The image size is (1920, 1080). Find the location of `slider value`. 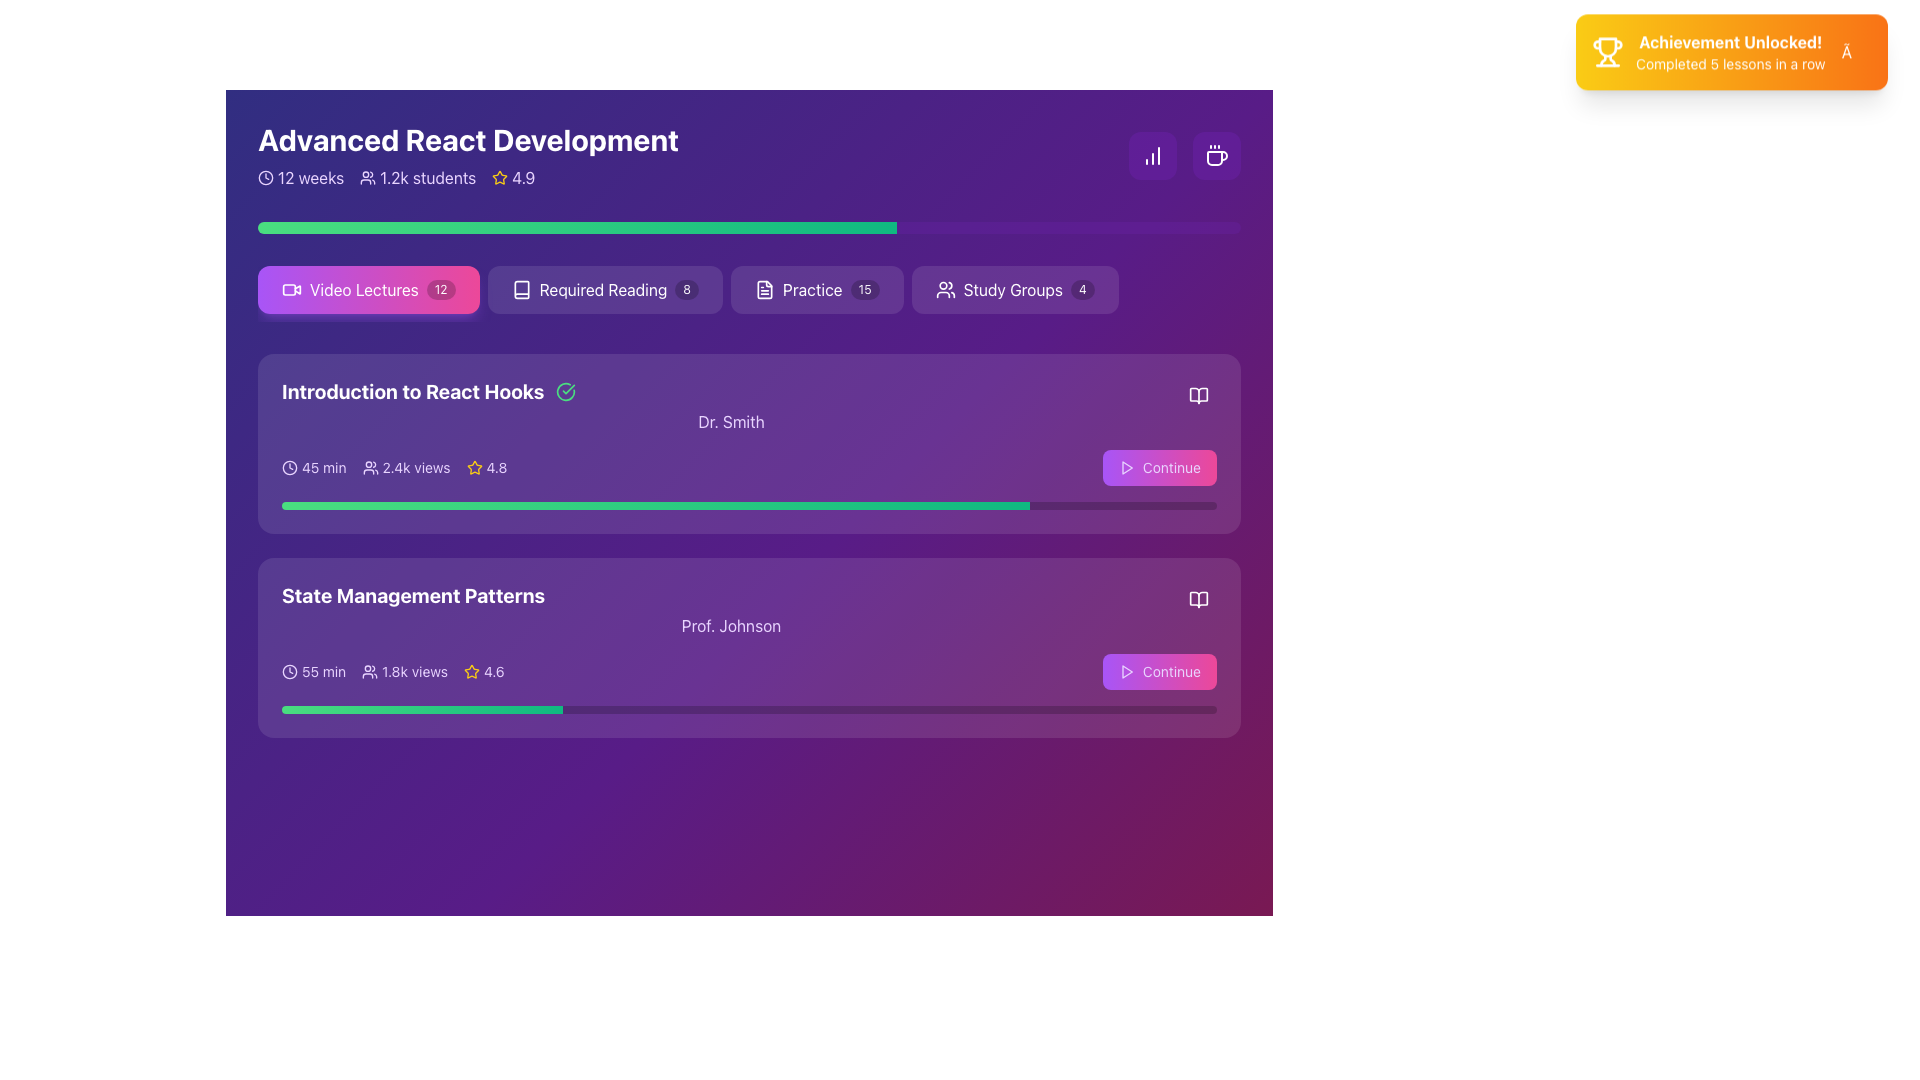

slider value is located at coordinates (460, 504).